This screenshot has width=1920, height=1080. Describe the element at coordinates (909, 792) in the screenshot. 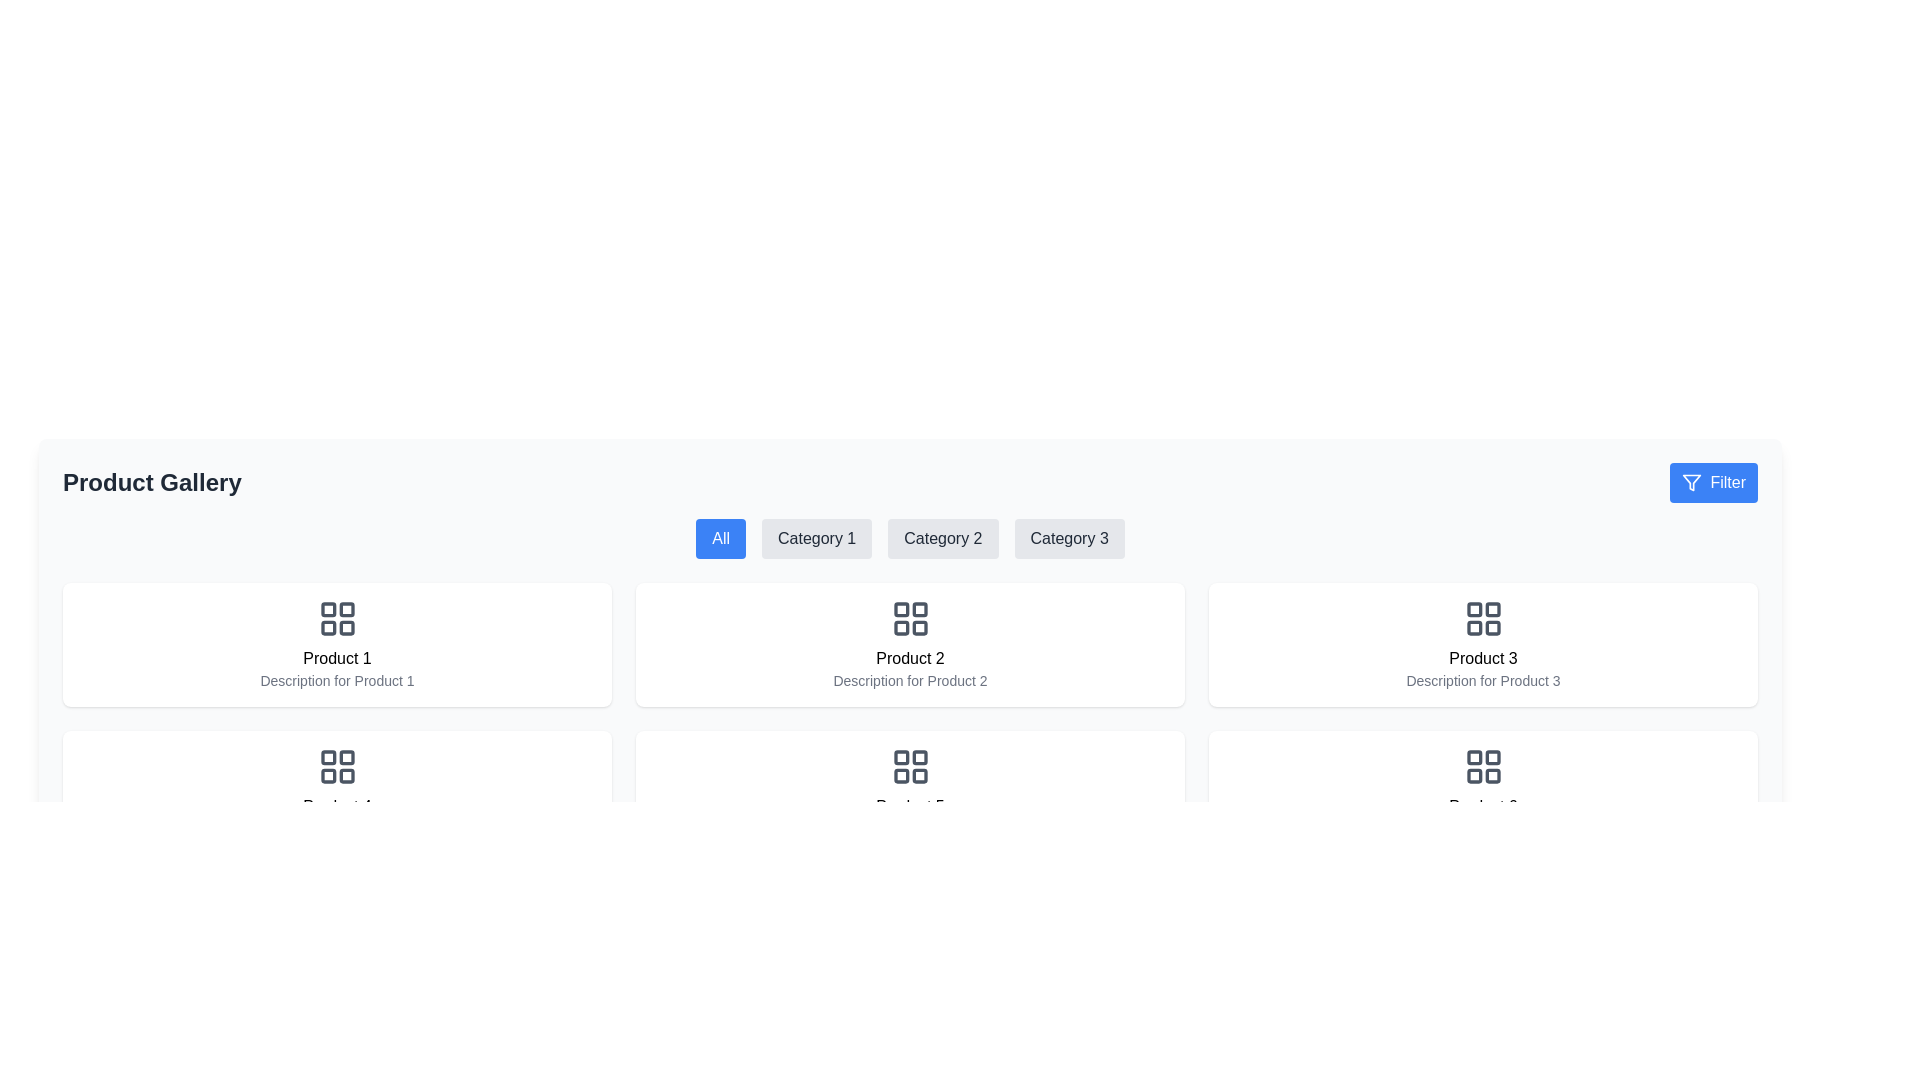

I see `the white card displaying 'Product 5' with a grid icon, located in the second row of the grid layout` at that location.